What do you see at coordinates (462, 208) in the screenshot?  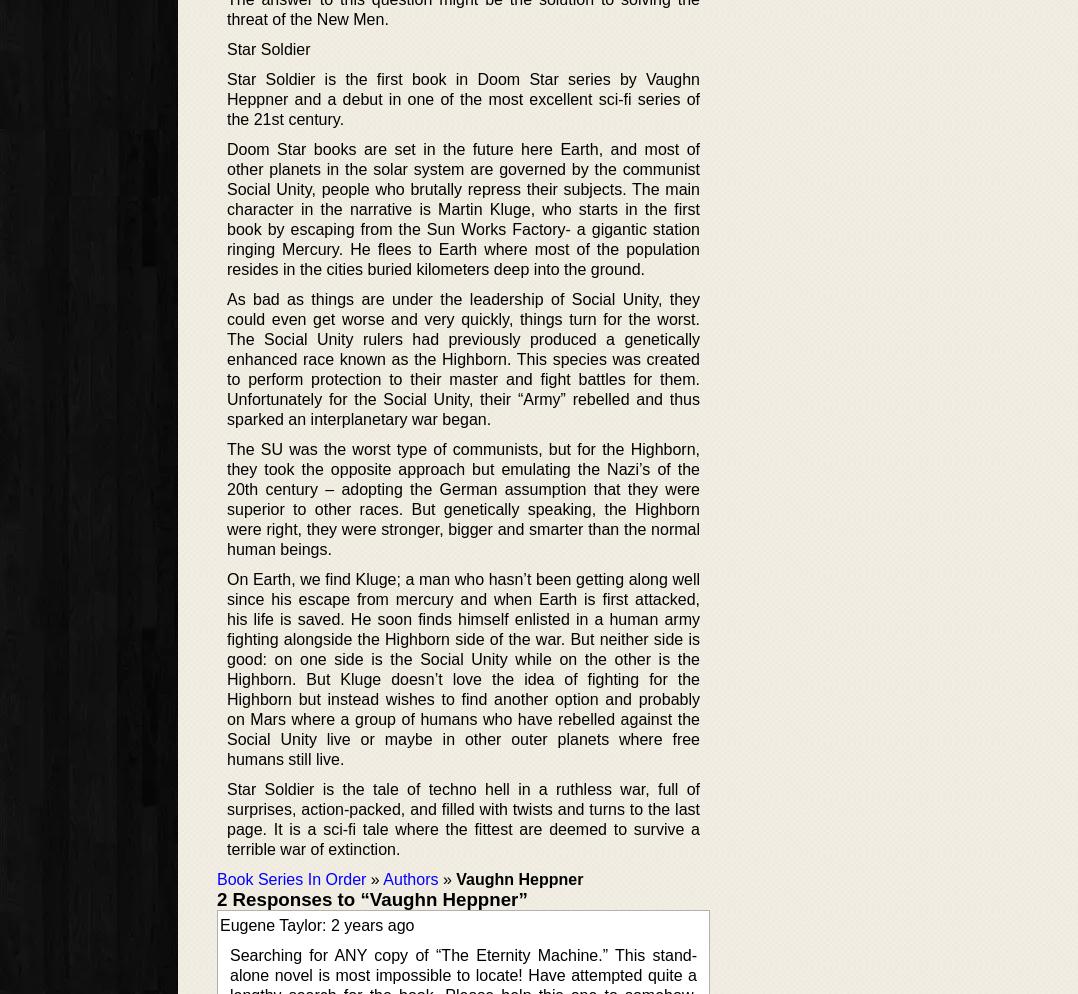 I see `'Doom Star books are set in the future here Earth, and most of other planets in the solar system are governed by the communist Social Unity, people who brutally repress their subjects. The main character in the narrative is Martin Kluge, who starts in the first book by escaping from the Sun Works Factory- a gigantic station ringing Mercury. He flees to Earth where most of the population resides in the cities buried kilometers deep into the ground.'` at bounding box center [462, 208].